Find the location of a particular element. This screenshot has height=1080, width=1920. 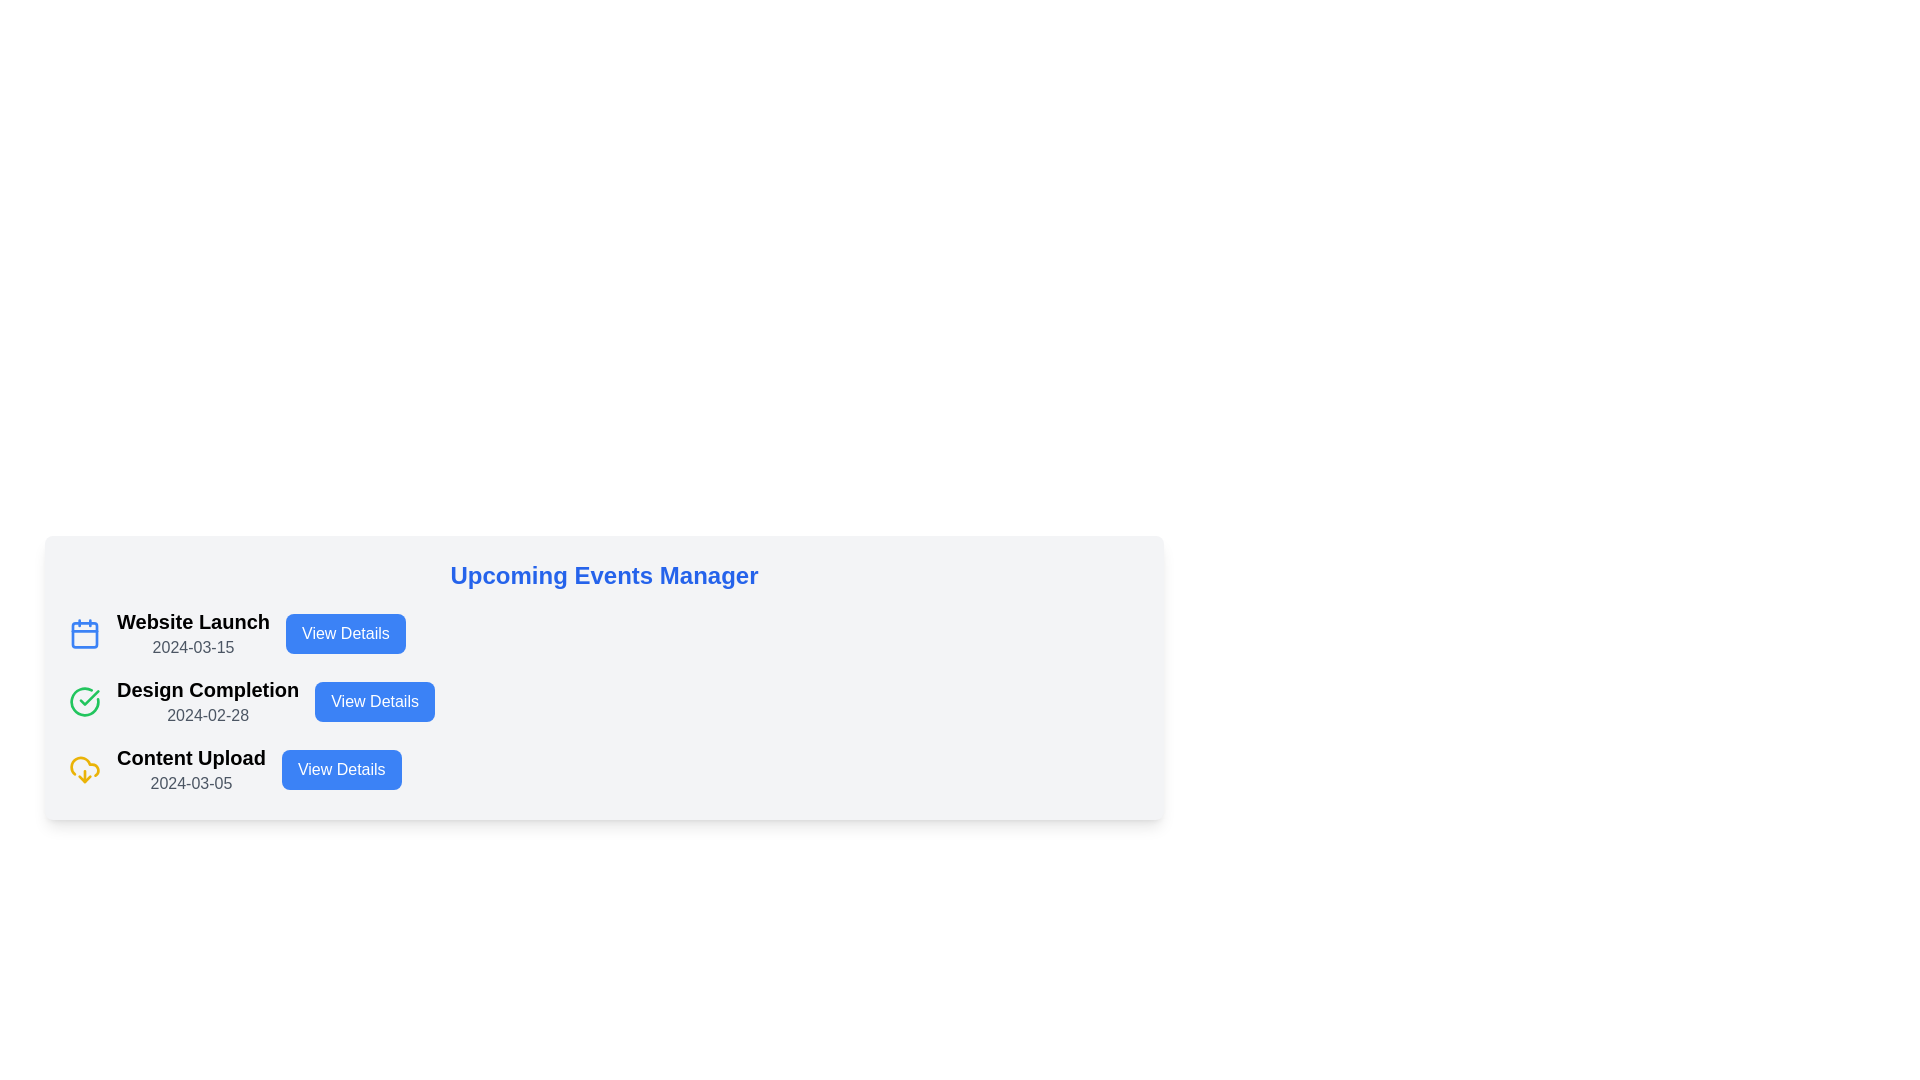

the 'View Details' button with rounded edges and a blue background located at the far right of the 'Design Completion 2024-02-28' row is located at coordinates (375, 701).